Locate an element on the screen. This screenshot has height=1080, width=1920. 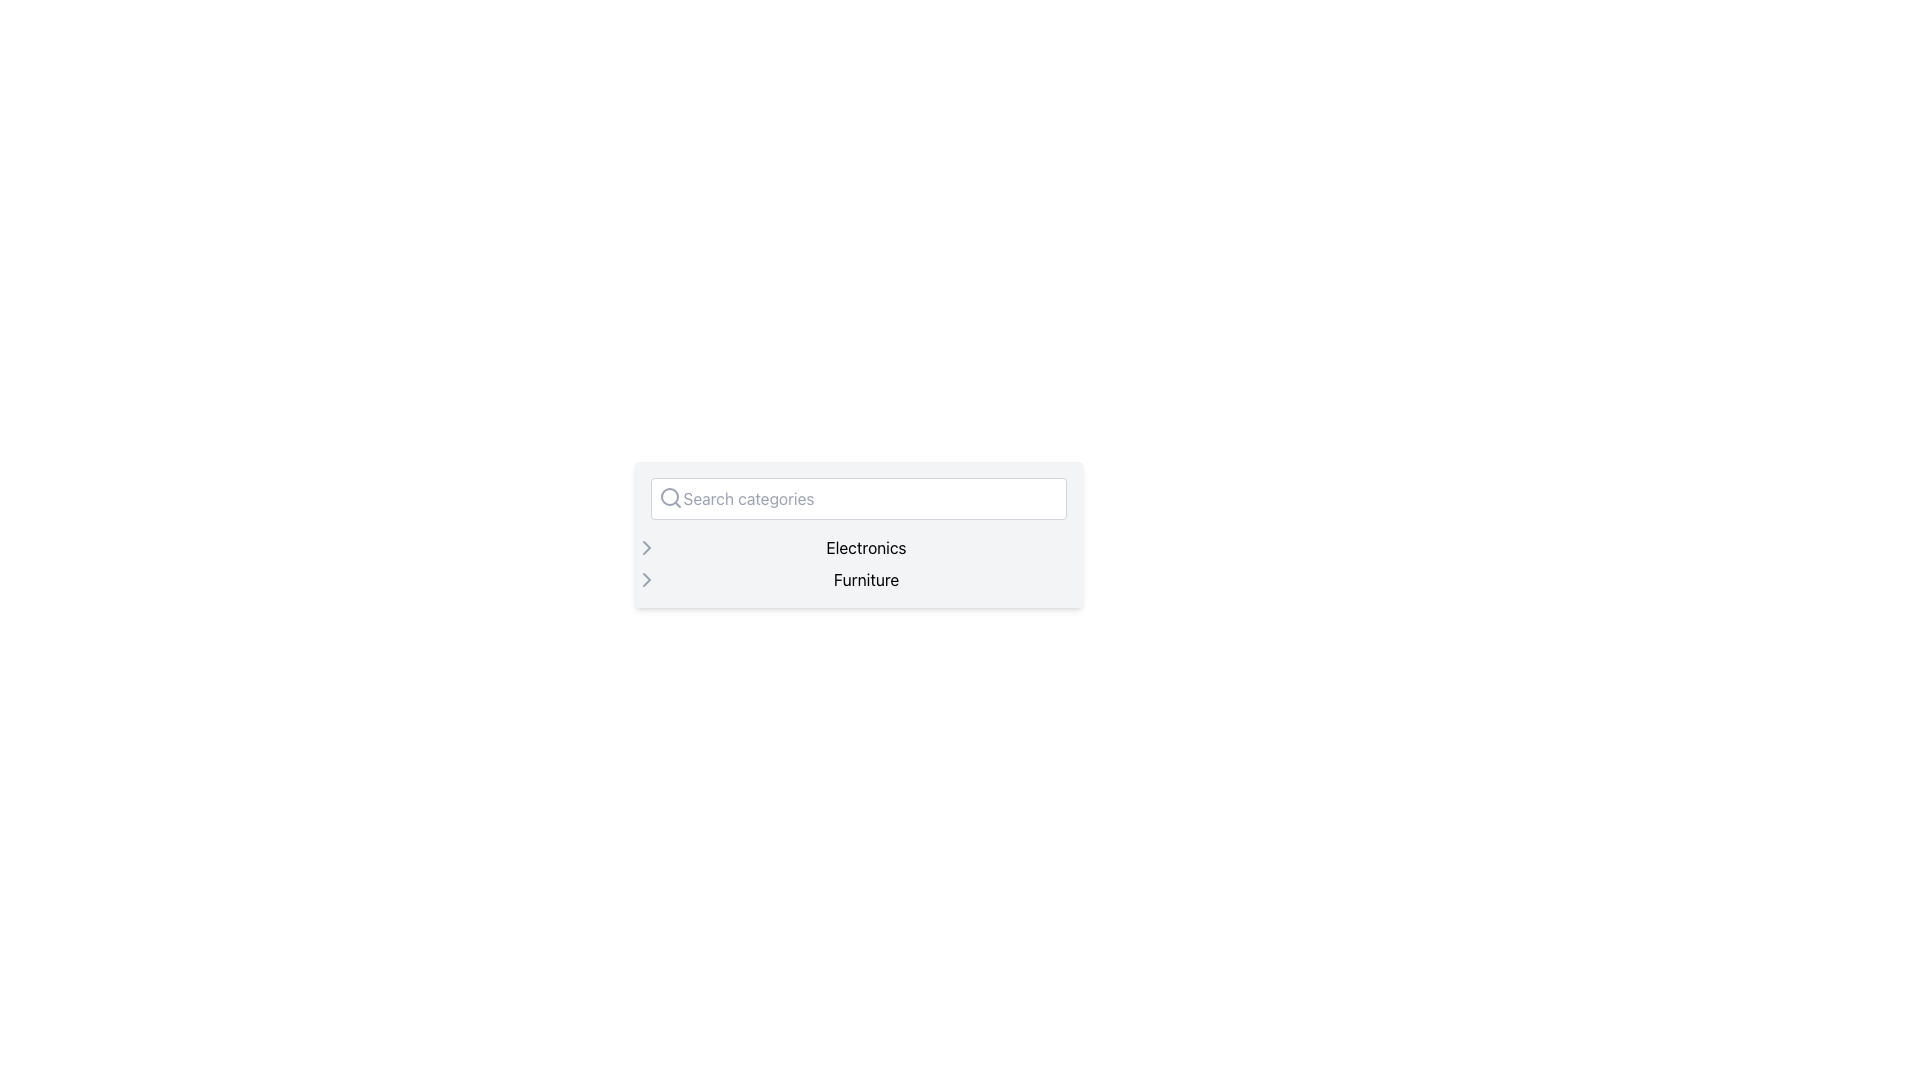
the 'Electronics' text label, which is the first item in the category listing panel is located at coordinates (858, 547).